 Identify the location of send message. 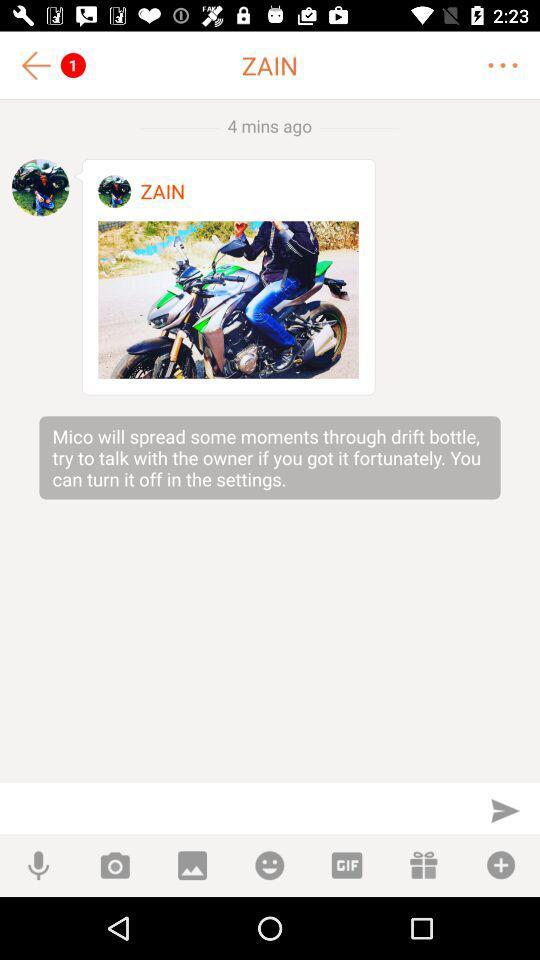
(504, 810).